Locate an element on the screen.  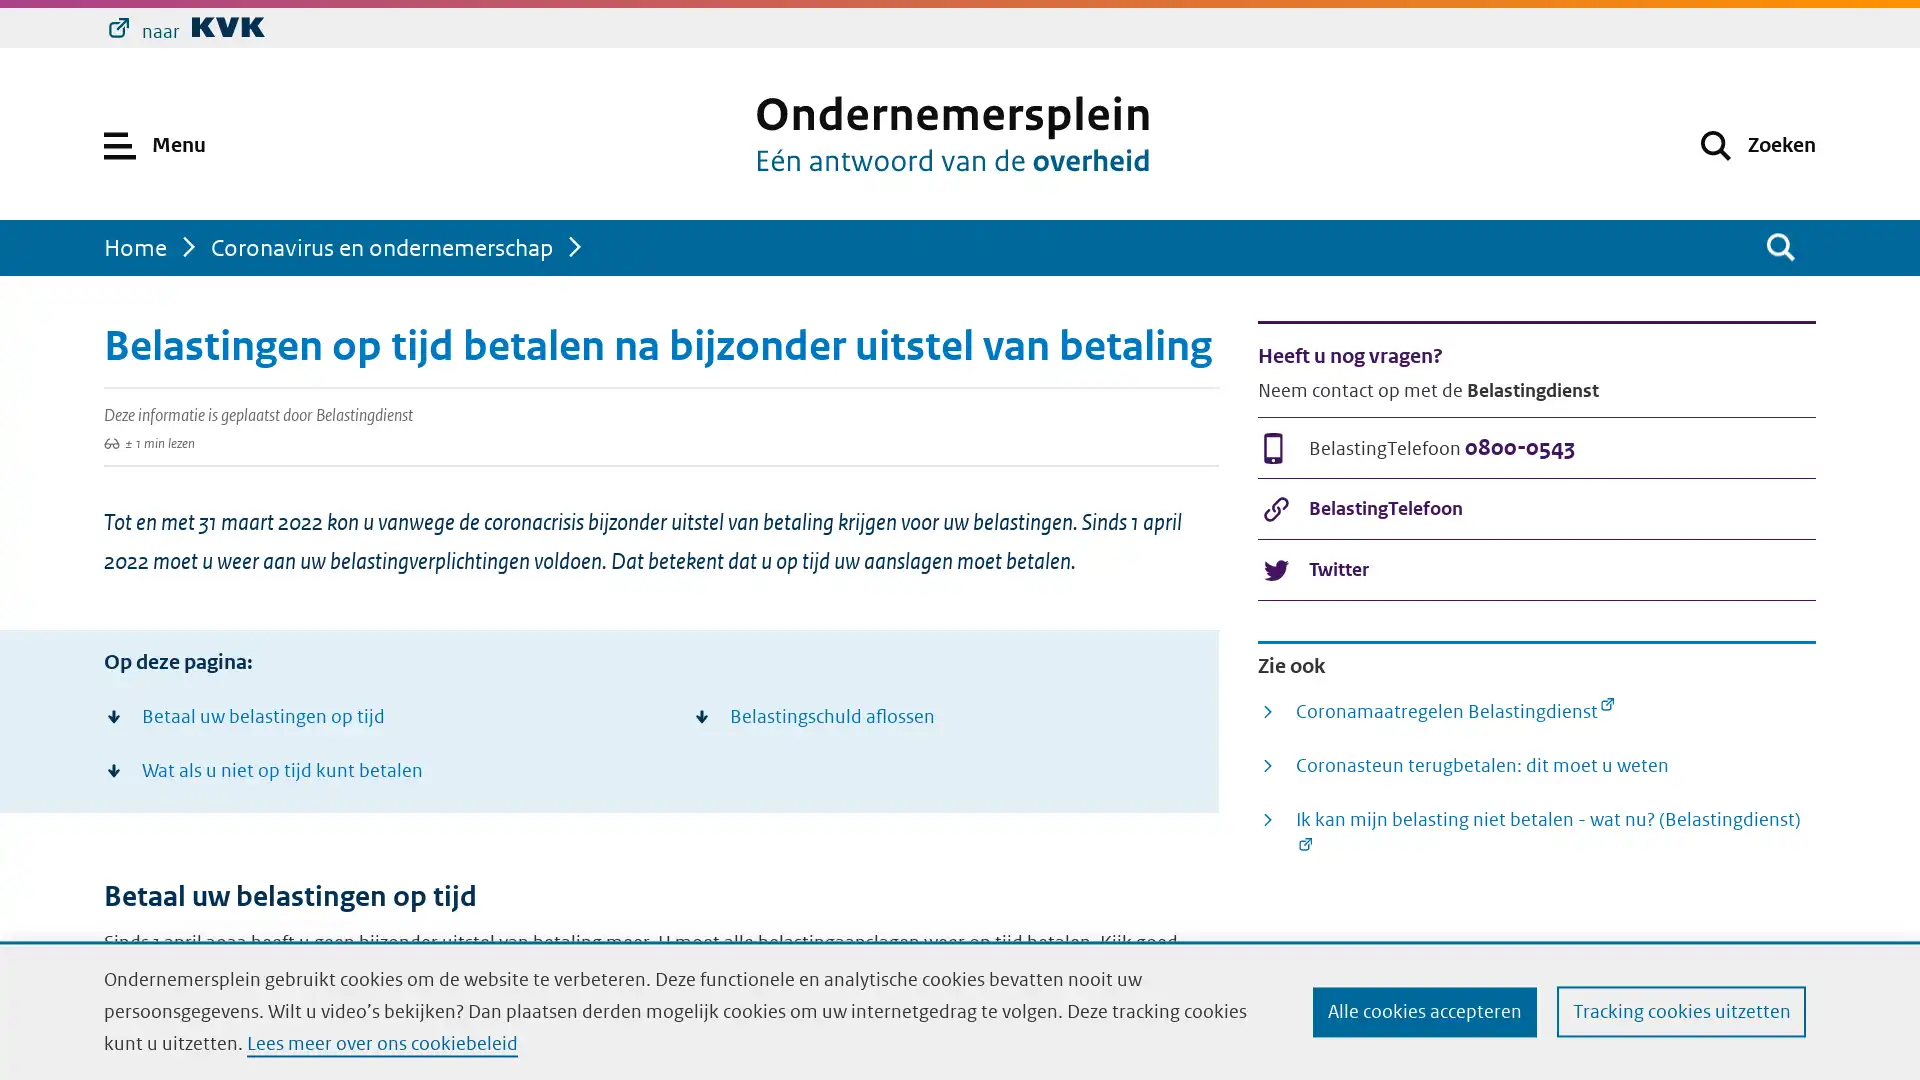
Tracking cookies uitzetten is located at coordinates (1680, 1011).